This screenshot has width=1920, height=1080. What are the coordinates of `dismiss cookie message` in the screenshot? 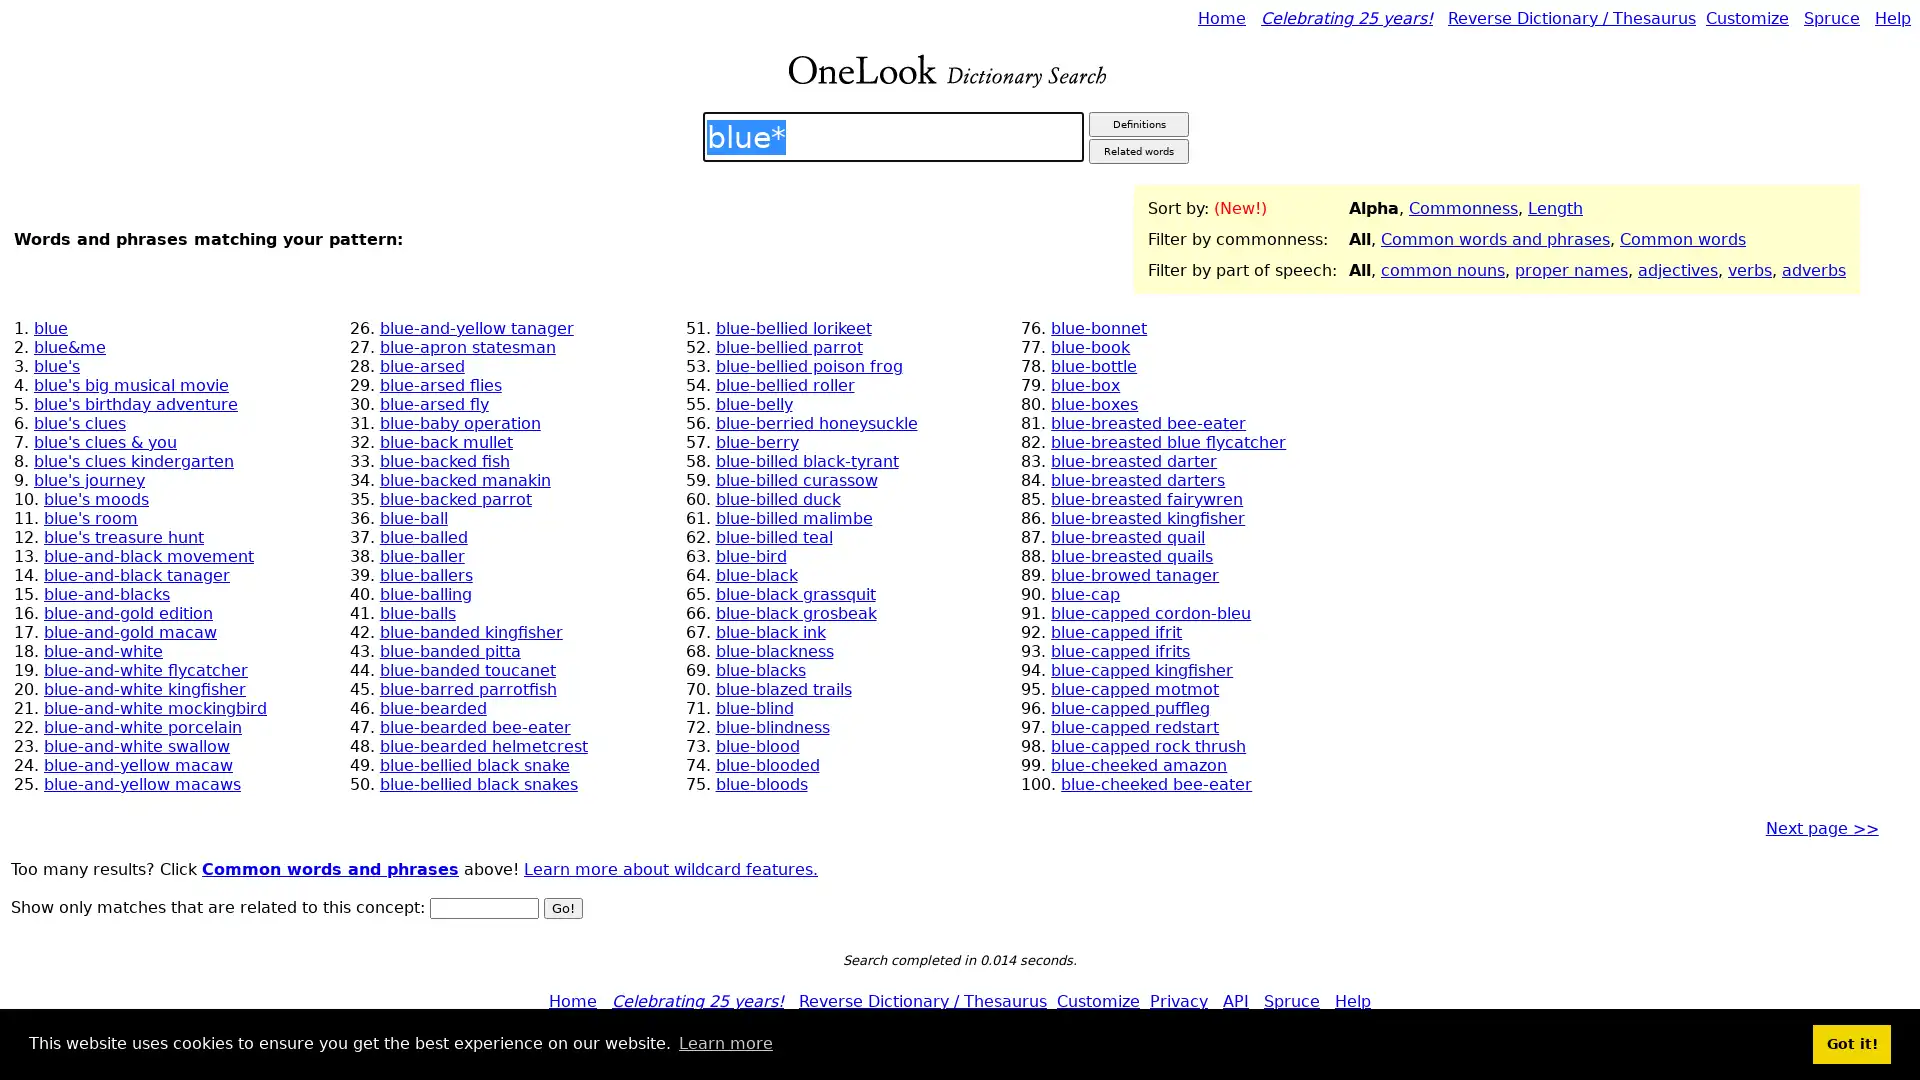 It's located at (1851, 1043).